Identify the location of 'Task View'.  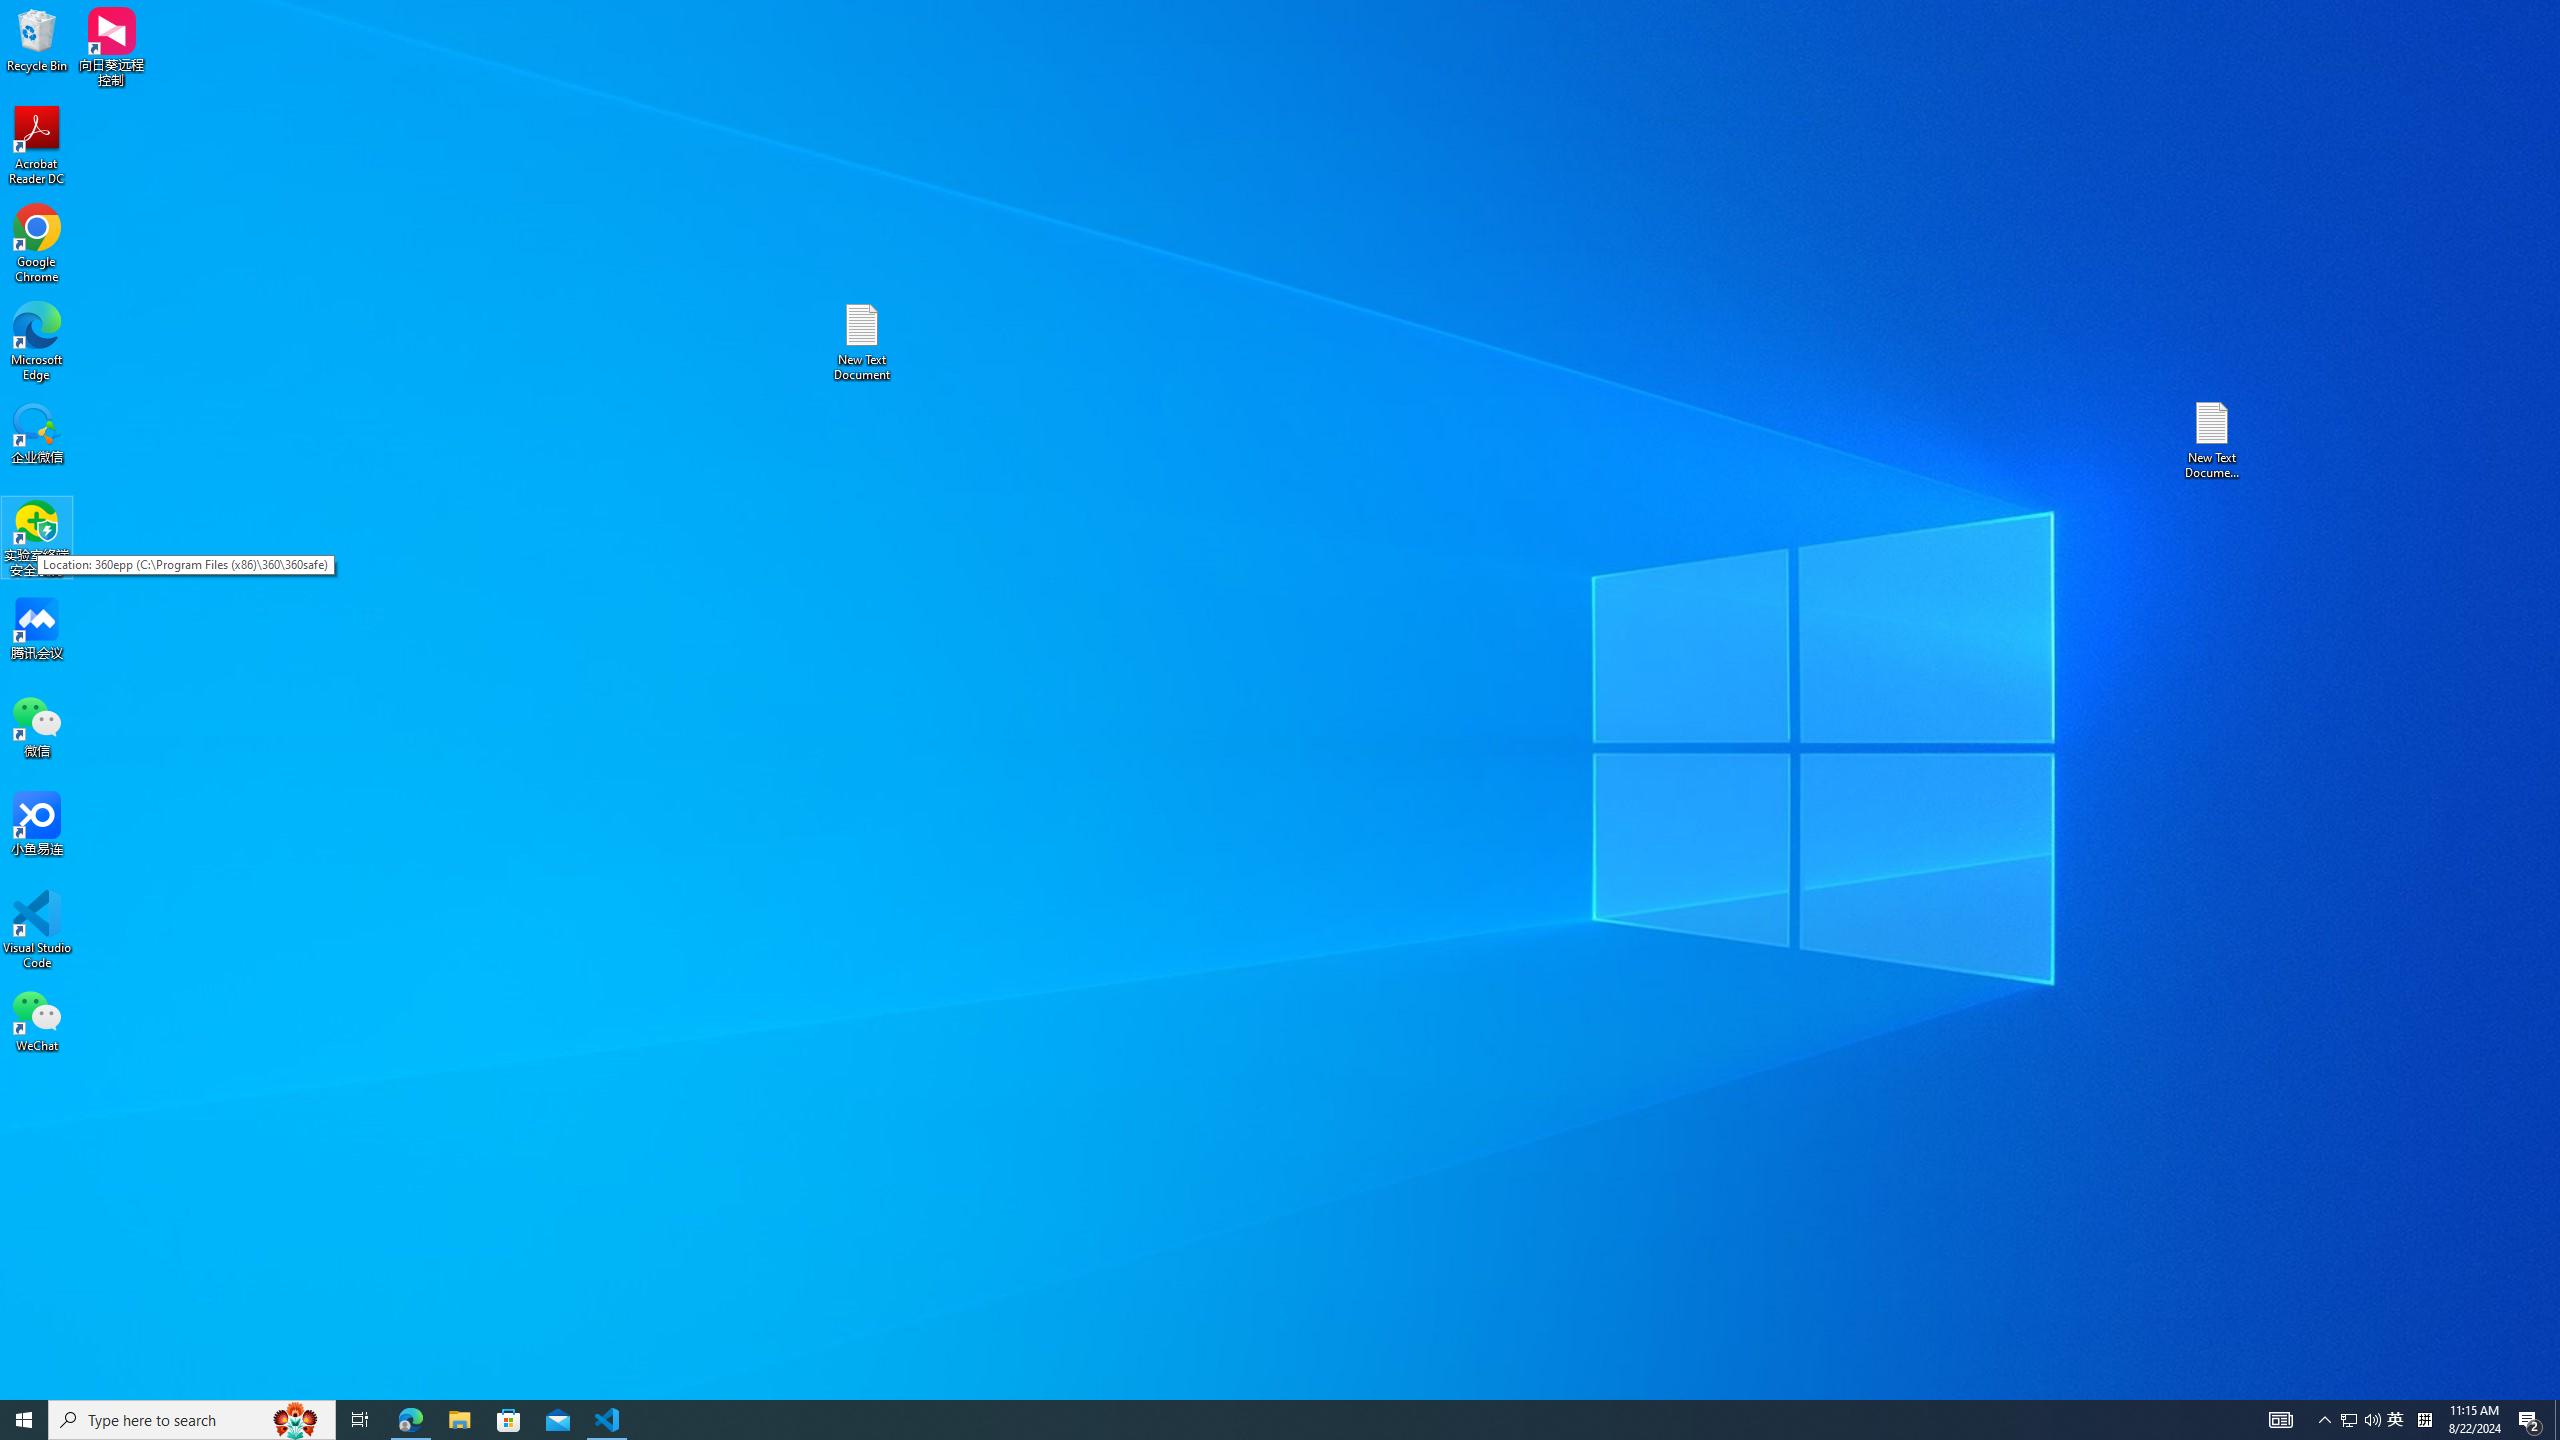
(358, 1418).